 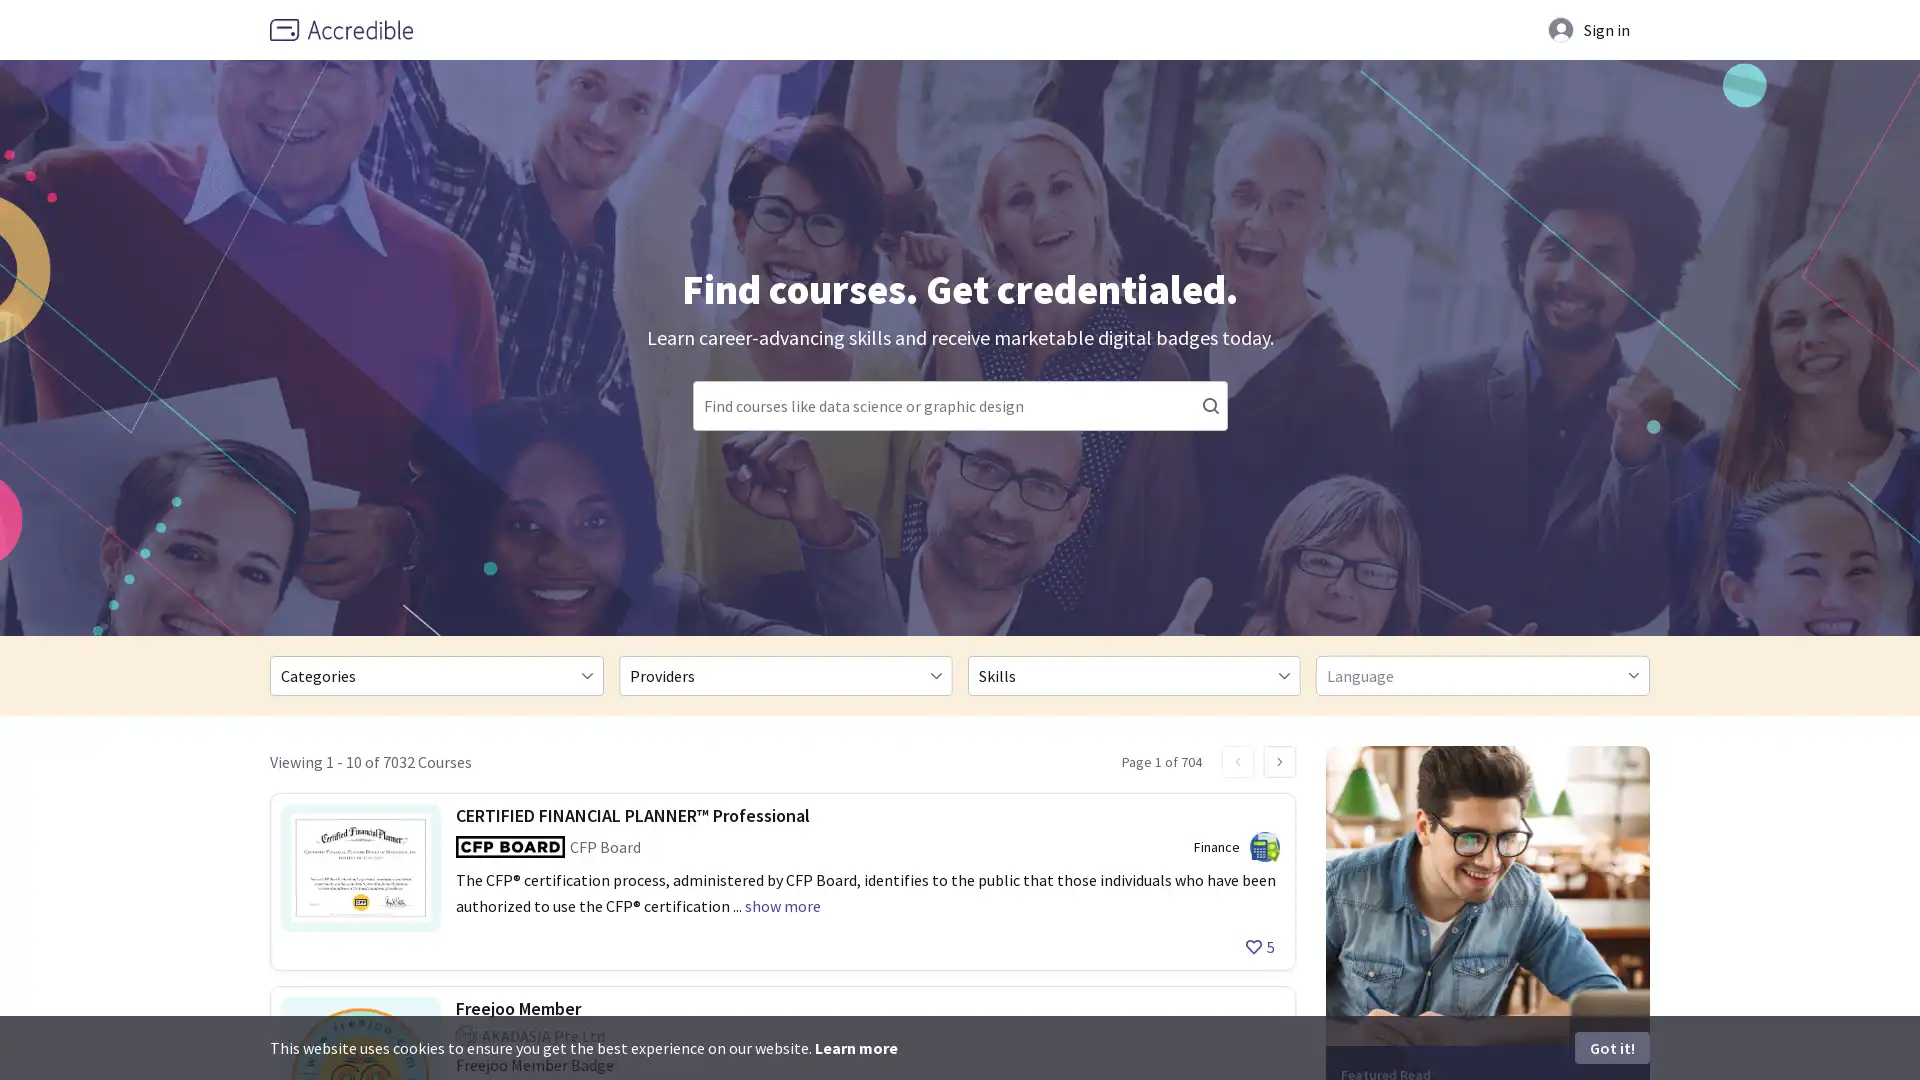 What do you see at coordinates (435, 675) in the screenshot?
I see `Categories` at bounding box center [435, 675].